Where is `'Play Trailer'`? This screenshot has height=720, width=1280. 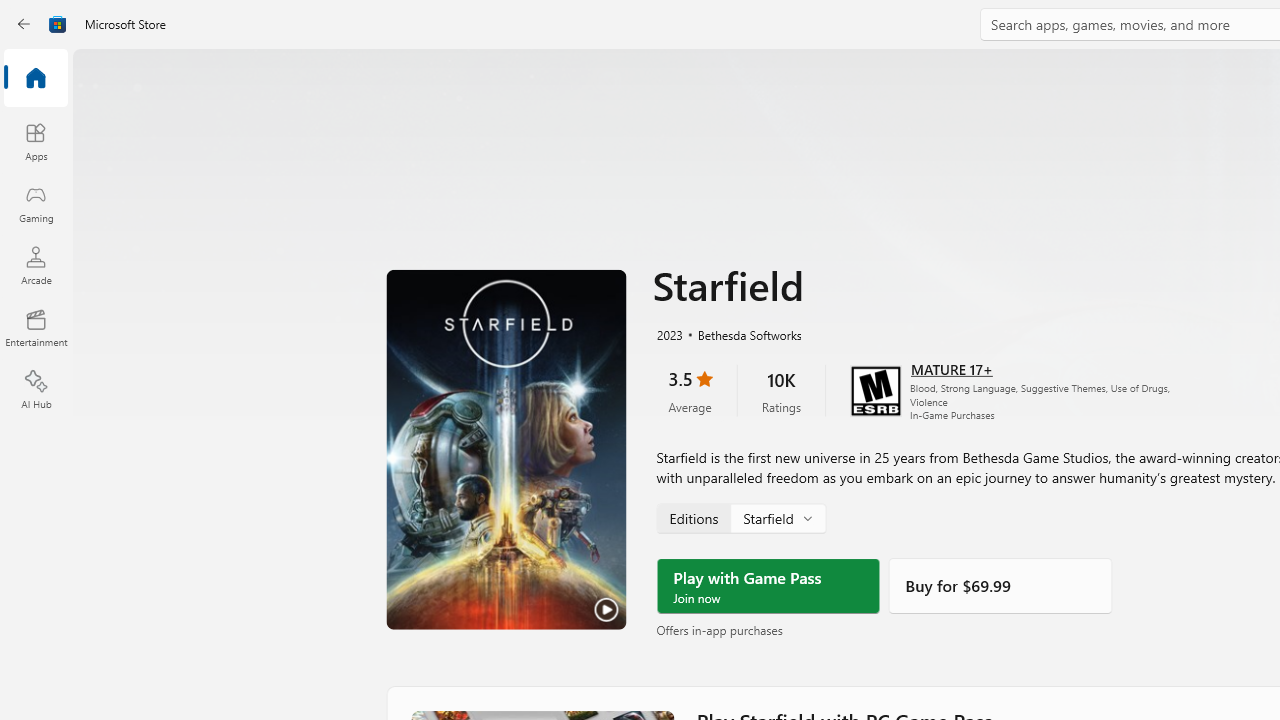
'Play Trailer' is located at coordinates (506, 448).